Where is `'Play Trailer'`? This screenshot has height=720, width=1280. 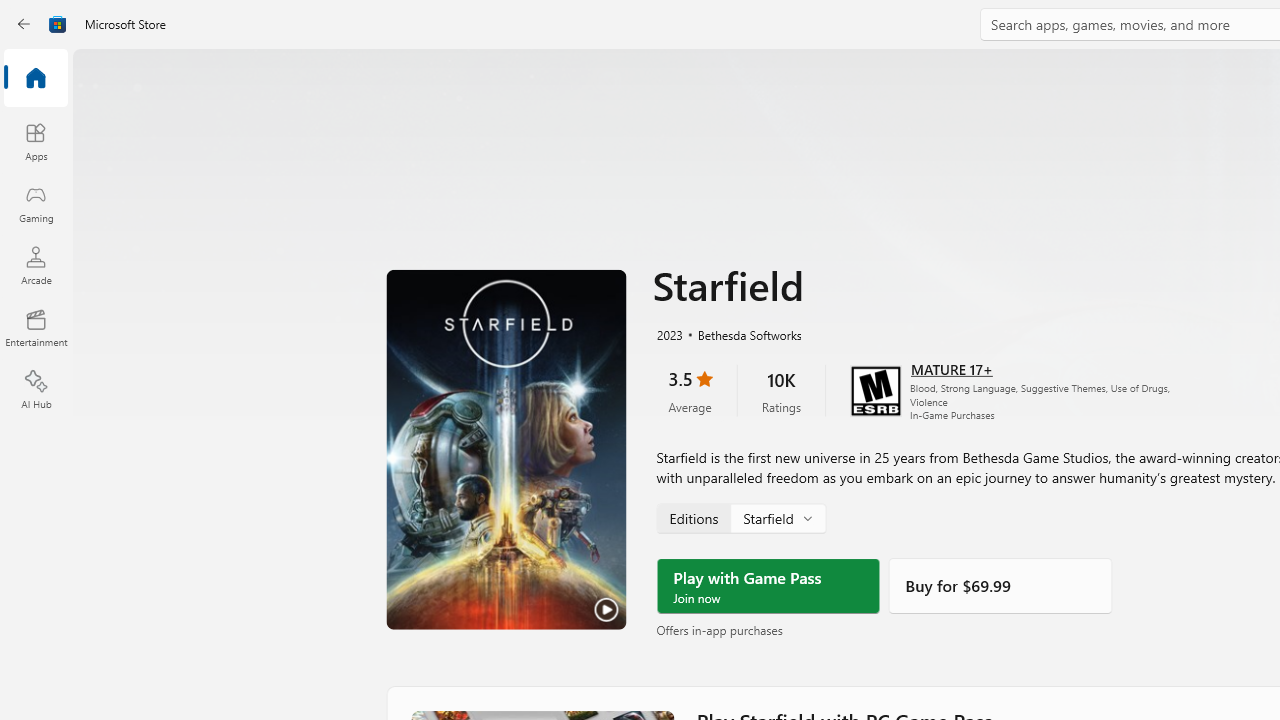
'Play Trailer' is located at coordinates (506, 448).